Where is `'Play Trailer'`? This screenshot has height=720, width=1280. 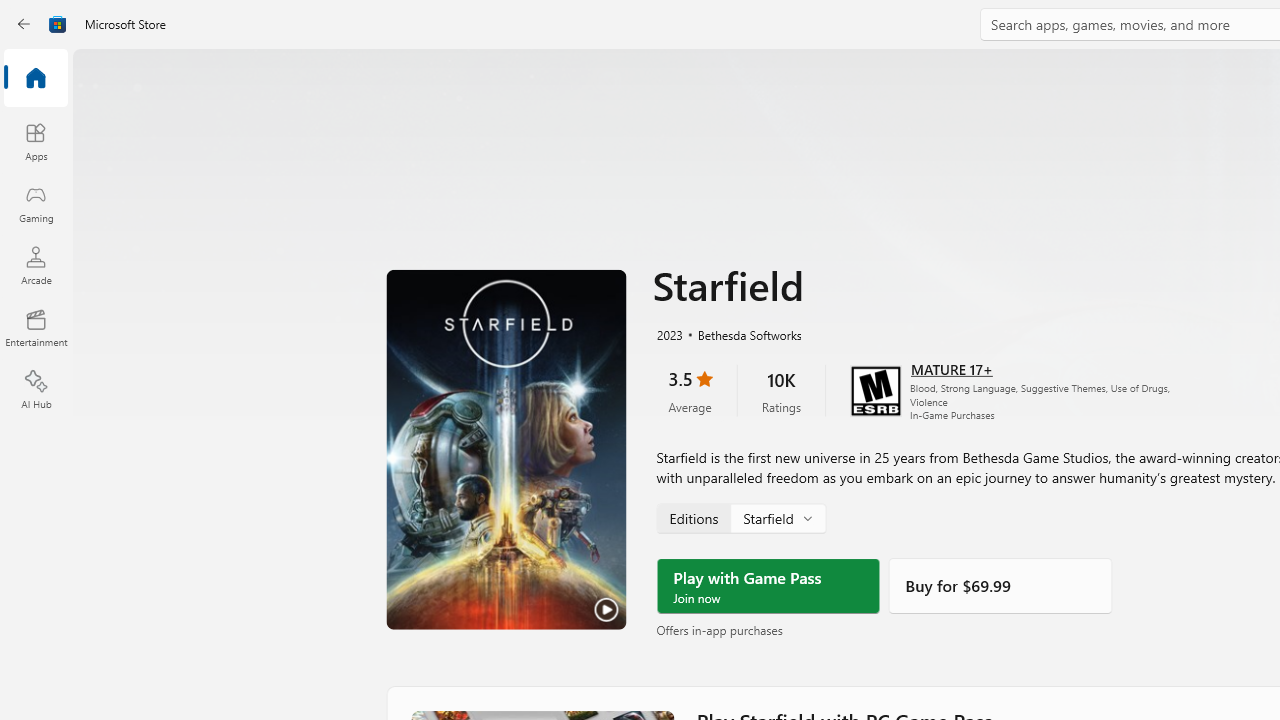
'Play Trailer' is located at coordinates (506, 448).